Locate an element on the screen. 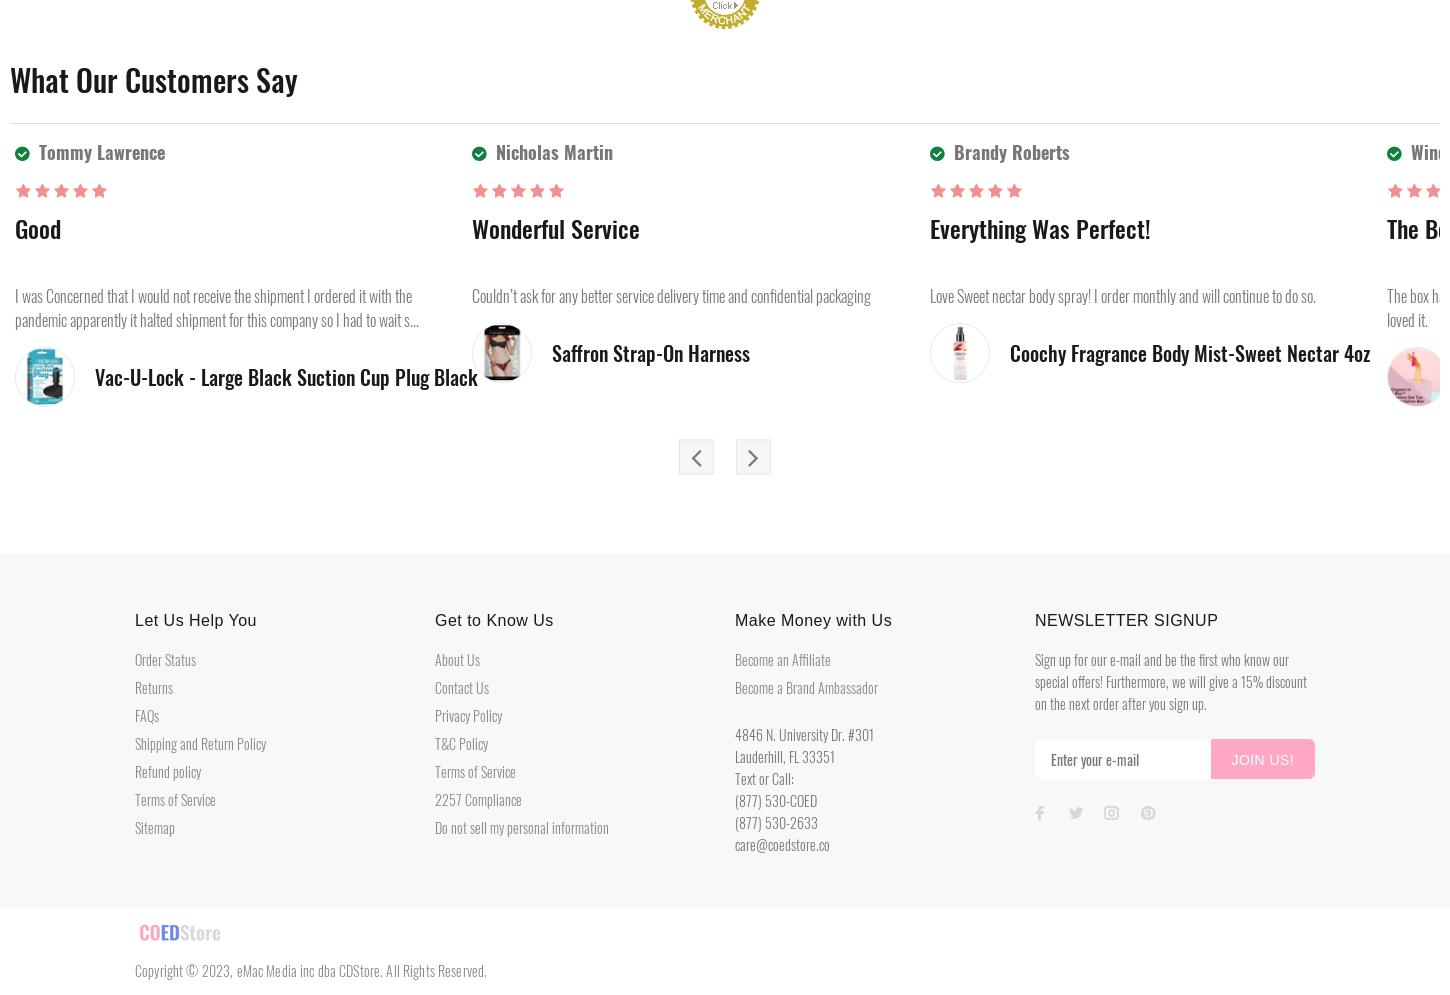 The height and width of the screenshot is (995, 1450). 'Refund policy' is located at coordinates (167, 771).